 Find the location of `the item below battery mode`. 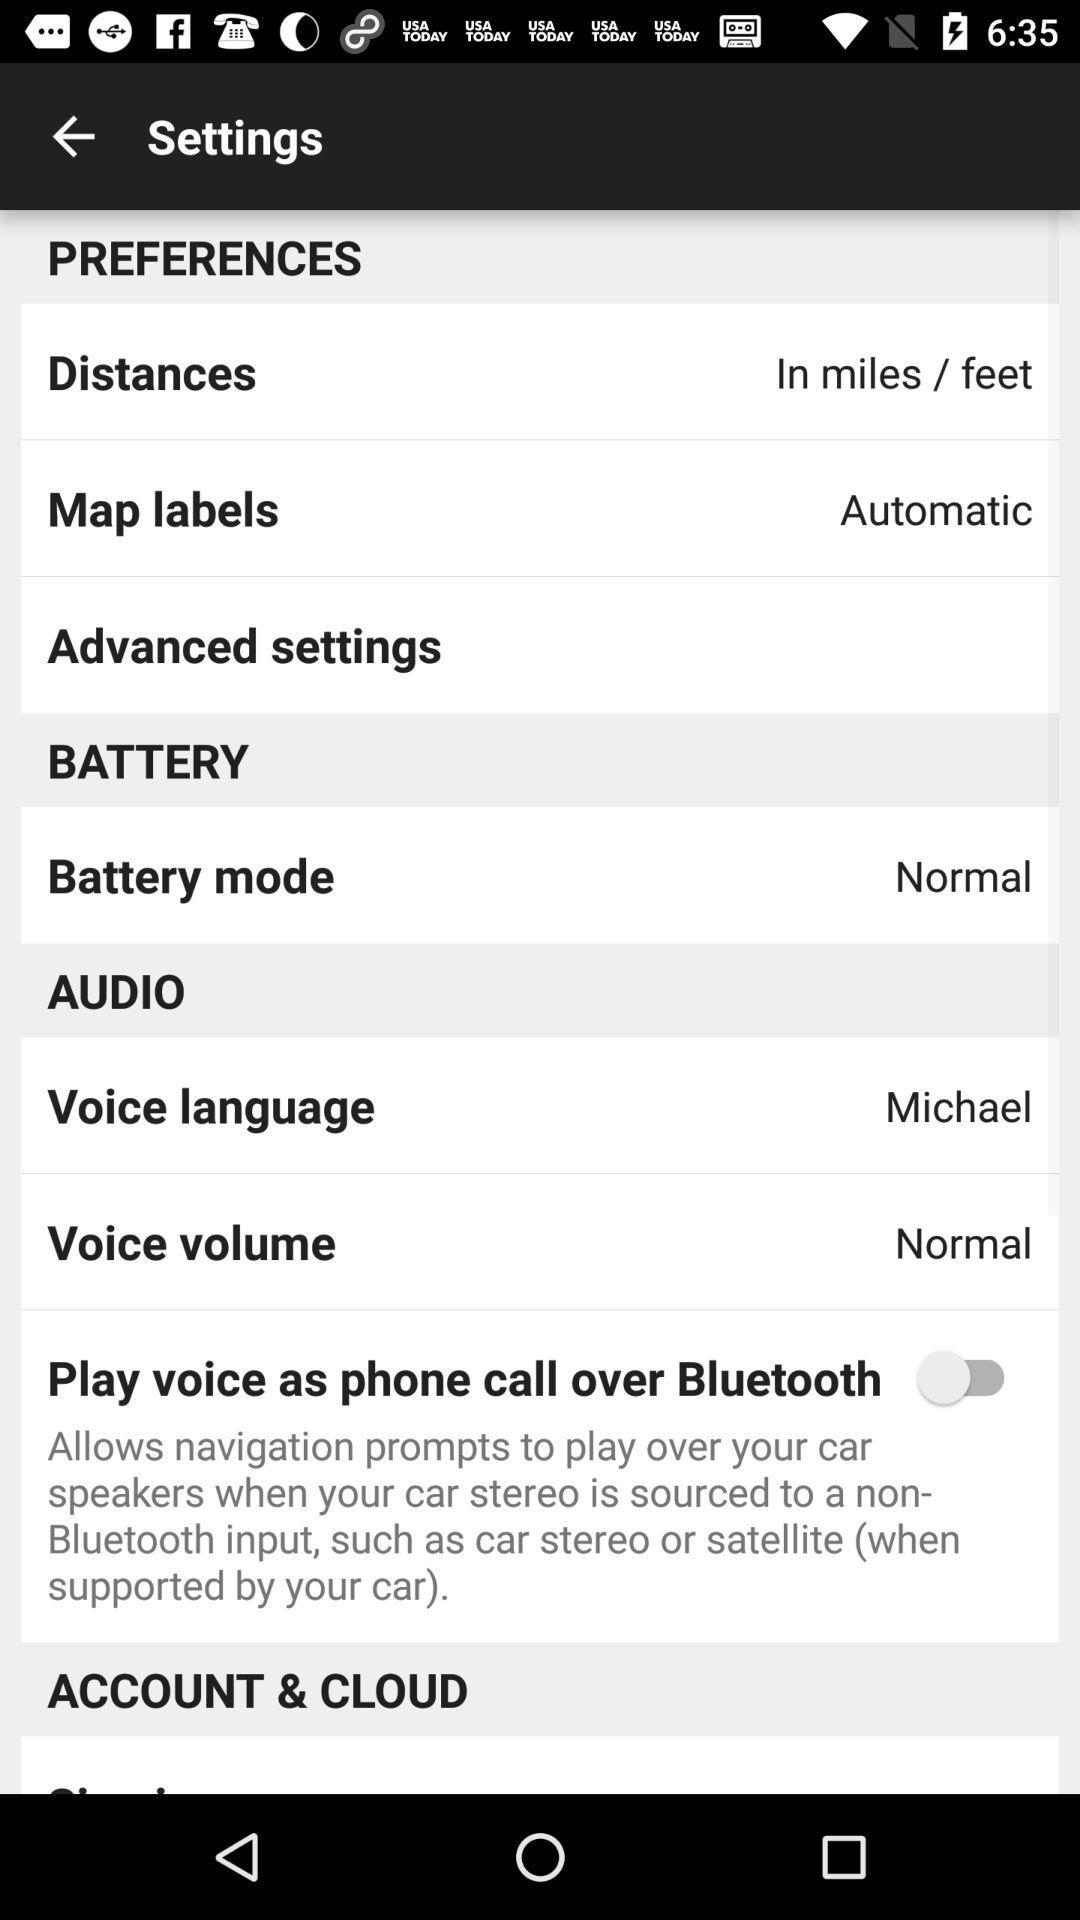

the item below battery mode is located at coordinates (116, 990).